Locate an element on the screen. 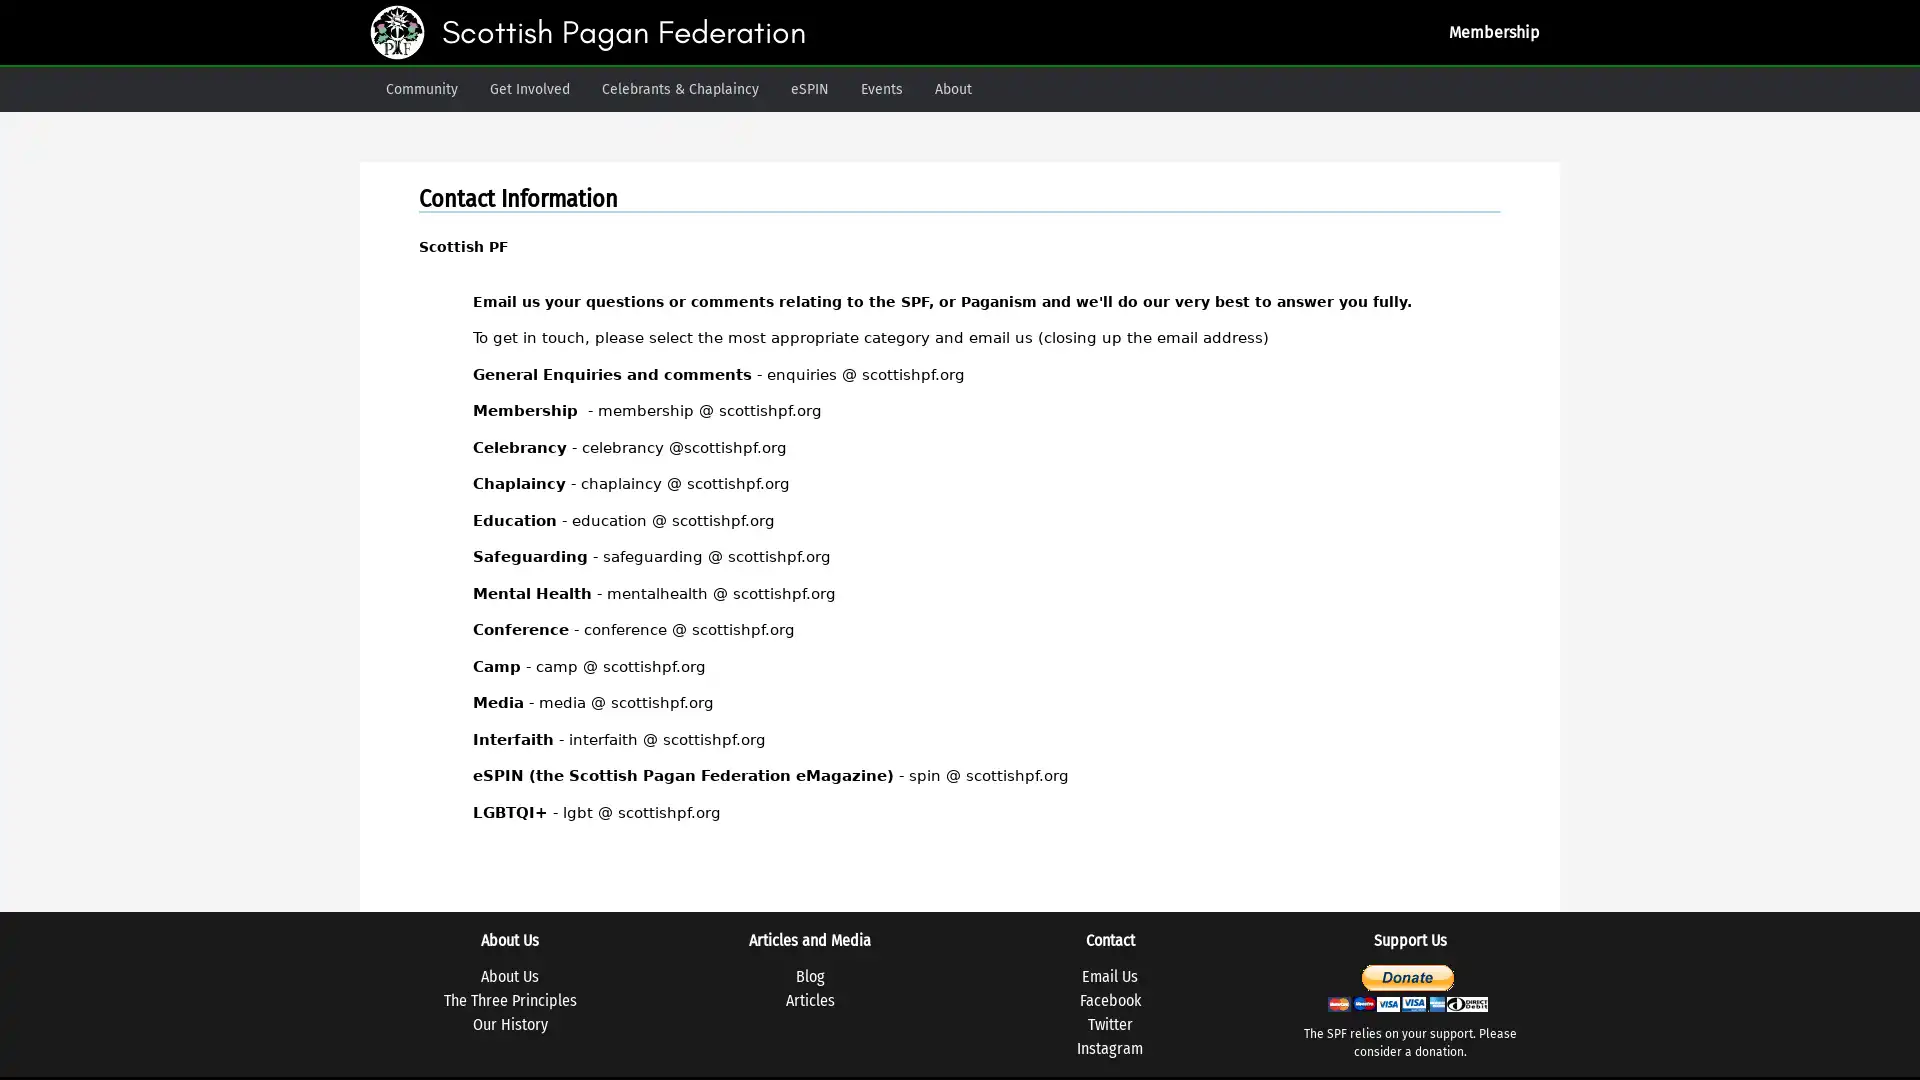 The height and width of the screenshot is (1080, 1920). eSPIN is located at coordinates (810, 88).